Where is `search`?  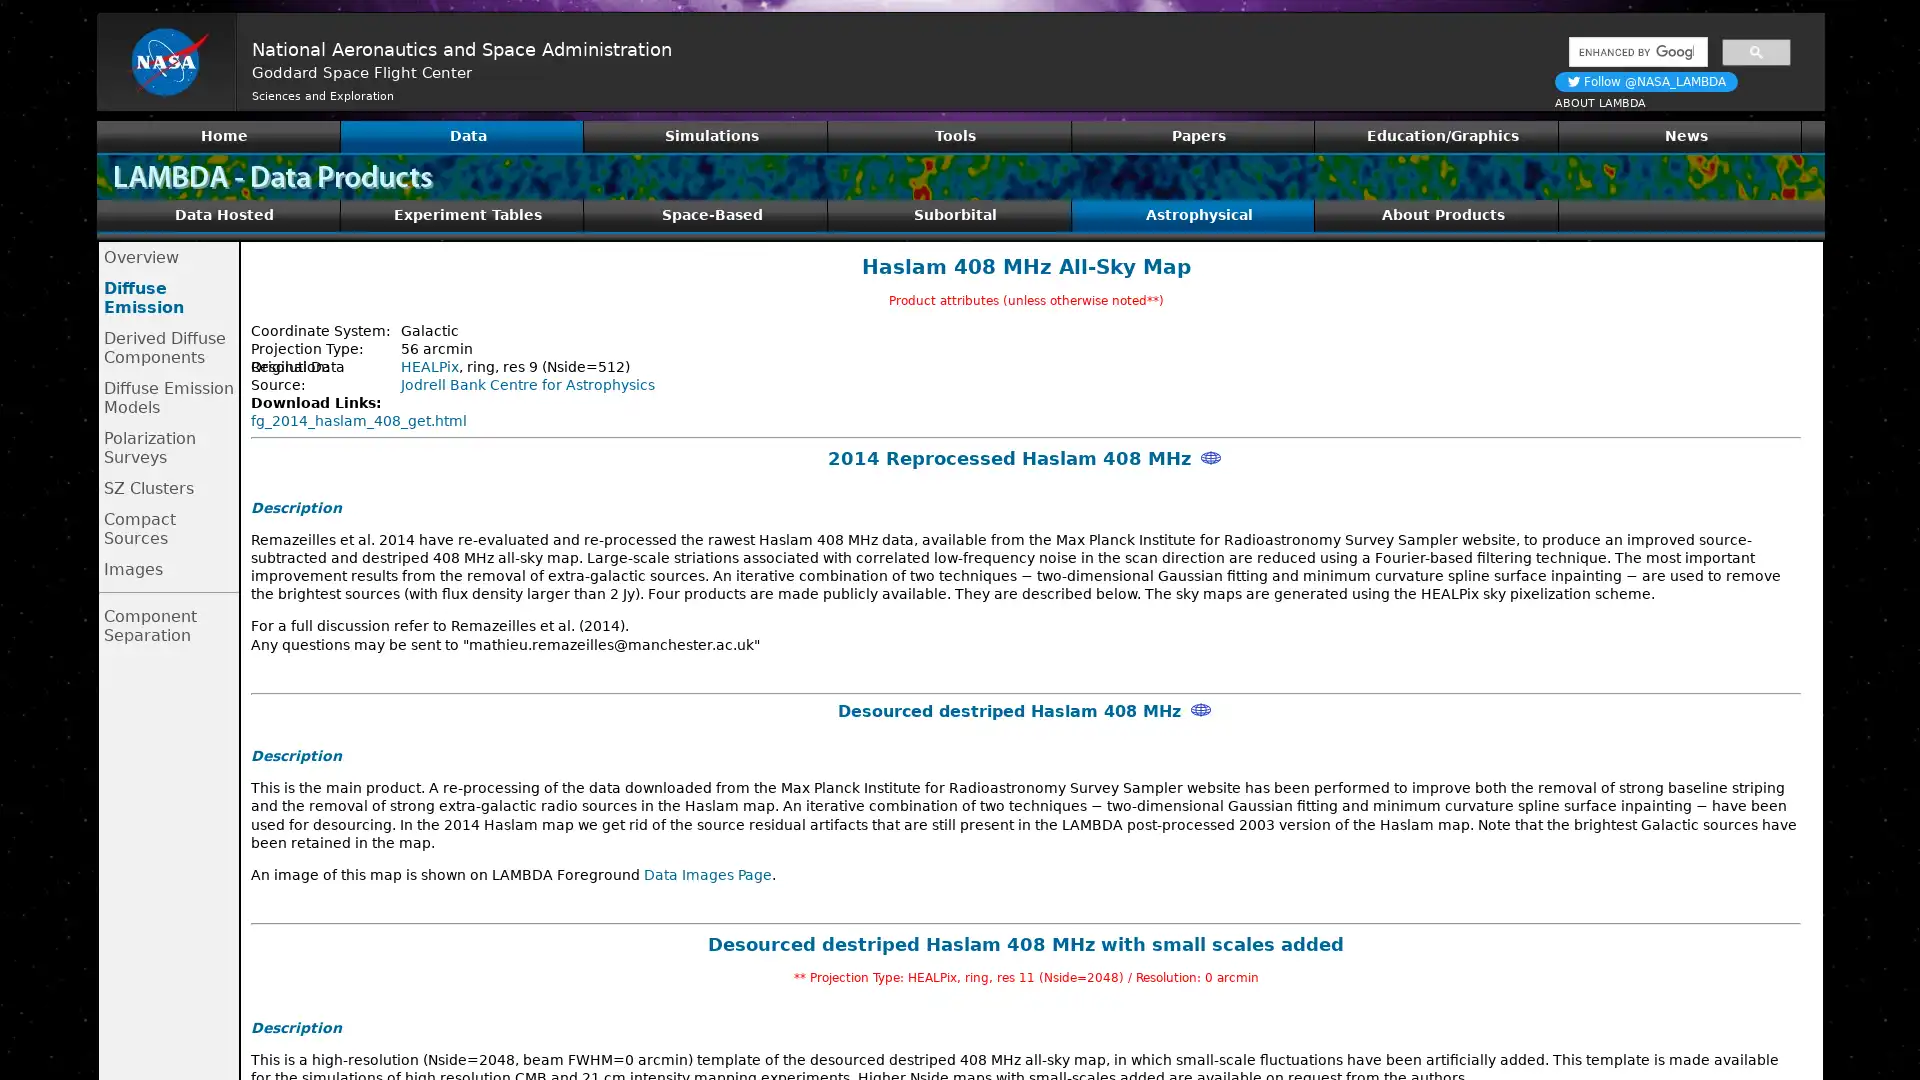 search is located at coordinates (1755, 50).